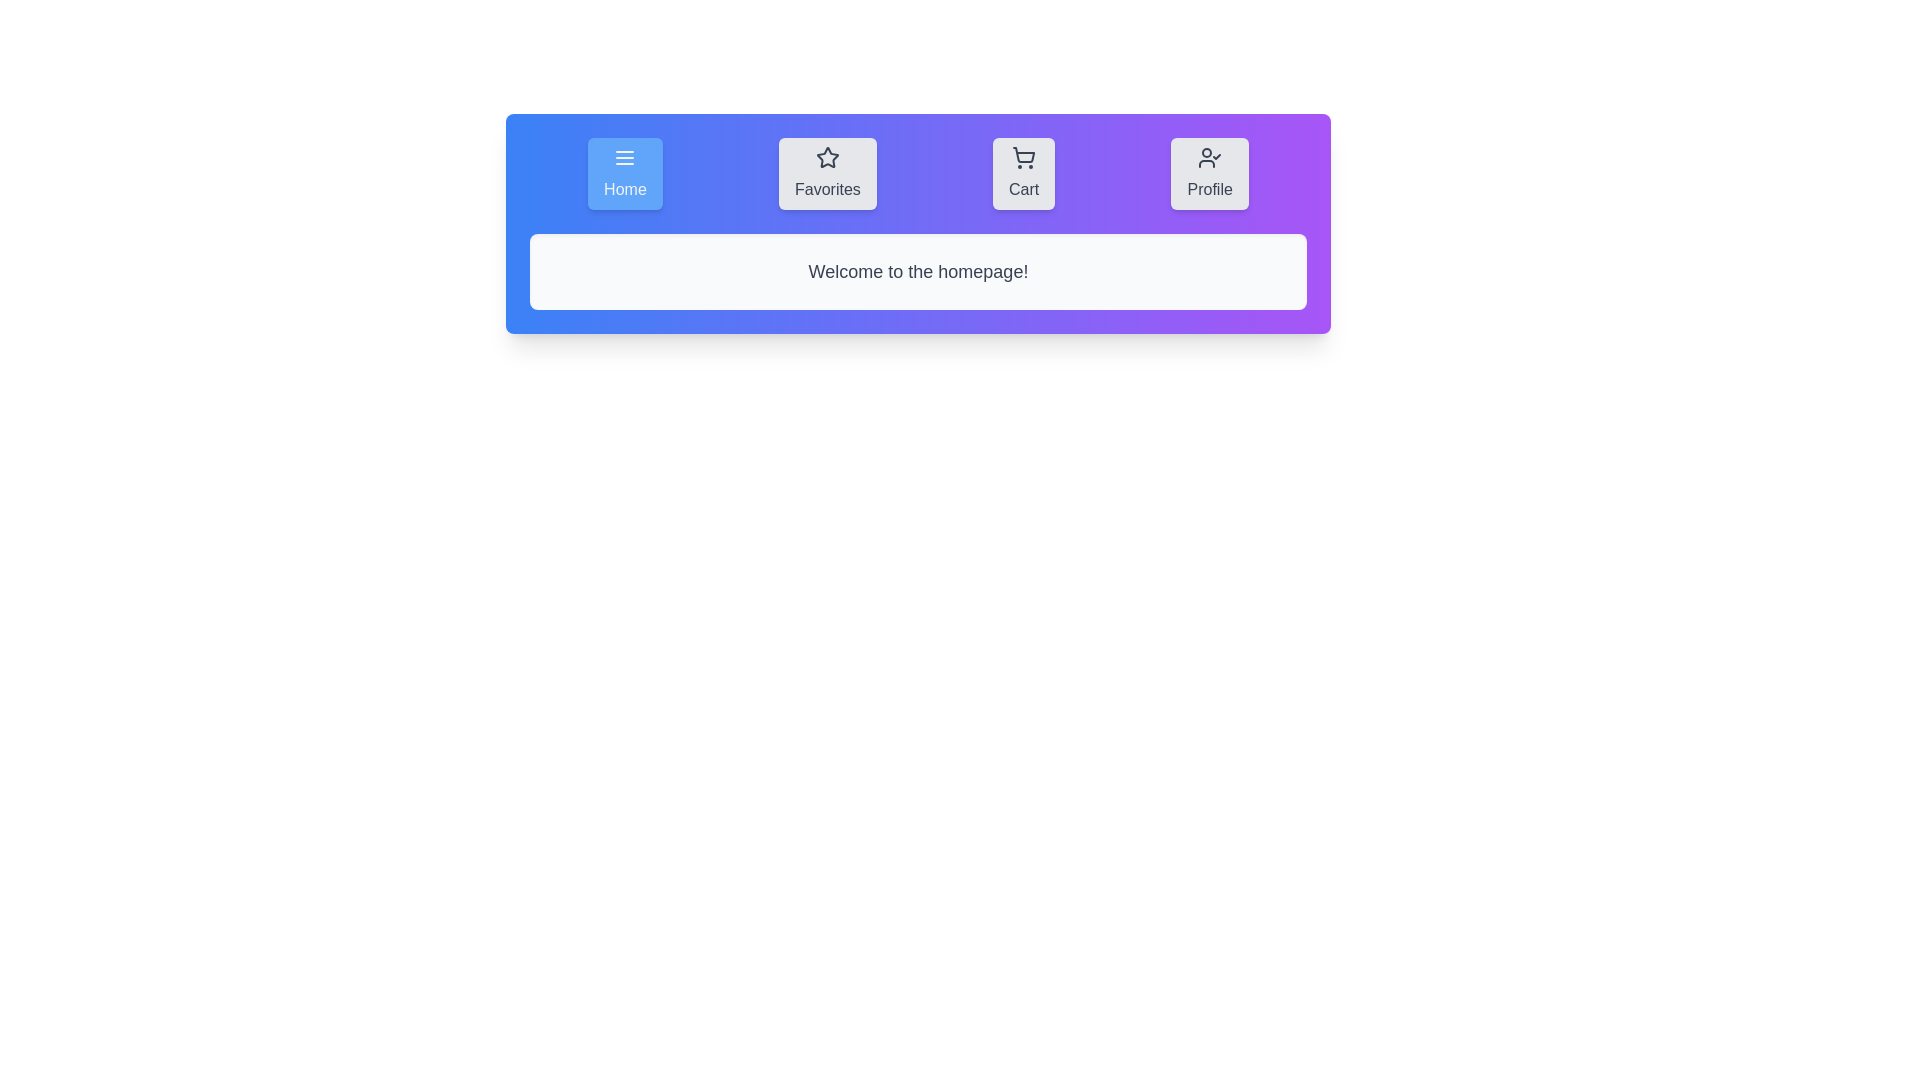 This screenshot has height=1080, width=1920. What do you see at coordinates (624, 189) in the screenshot?
I see `text displayed in the 'Home' label located under the menu icon in the first button of the navigation bar` at bounding box center [624, 189].